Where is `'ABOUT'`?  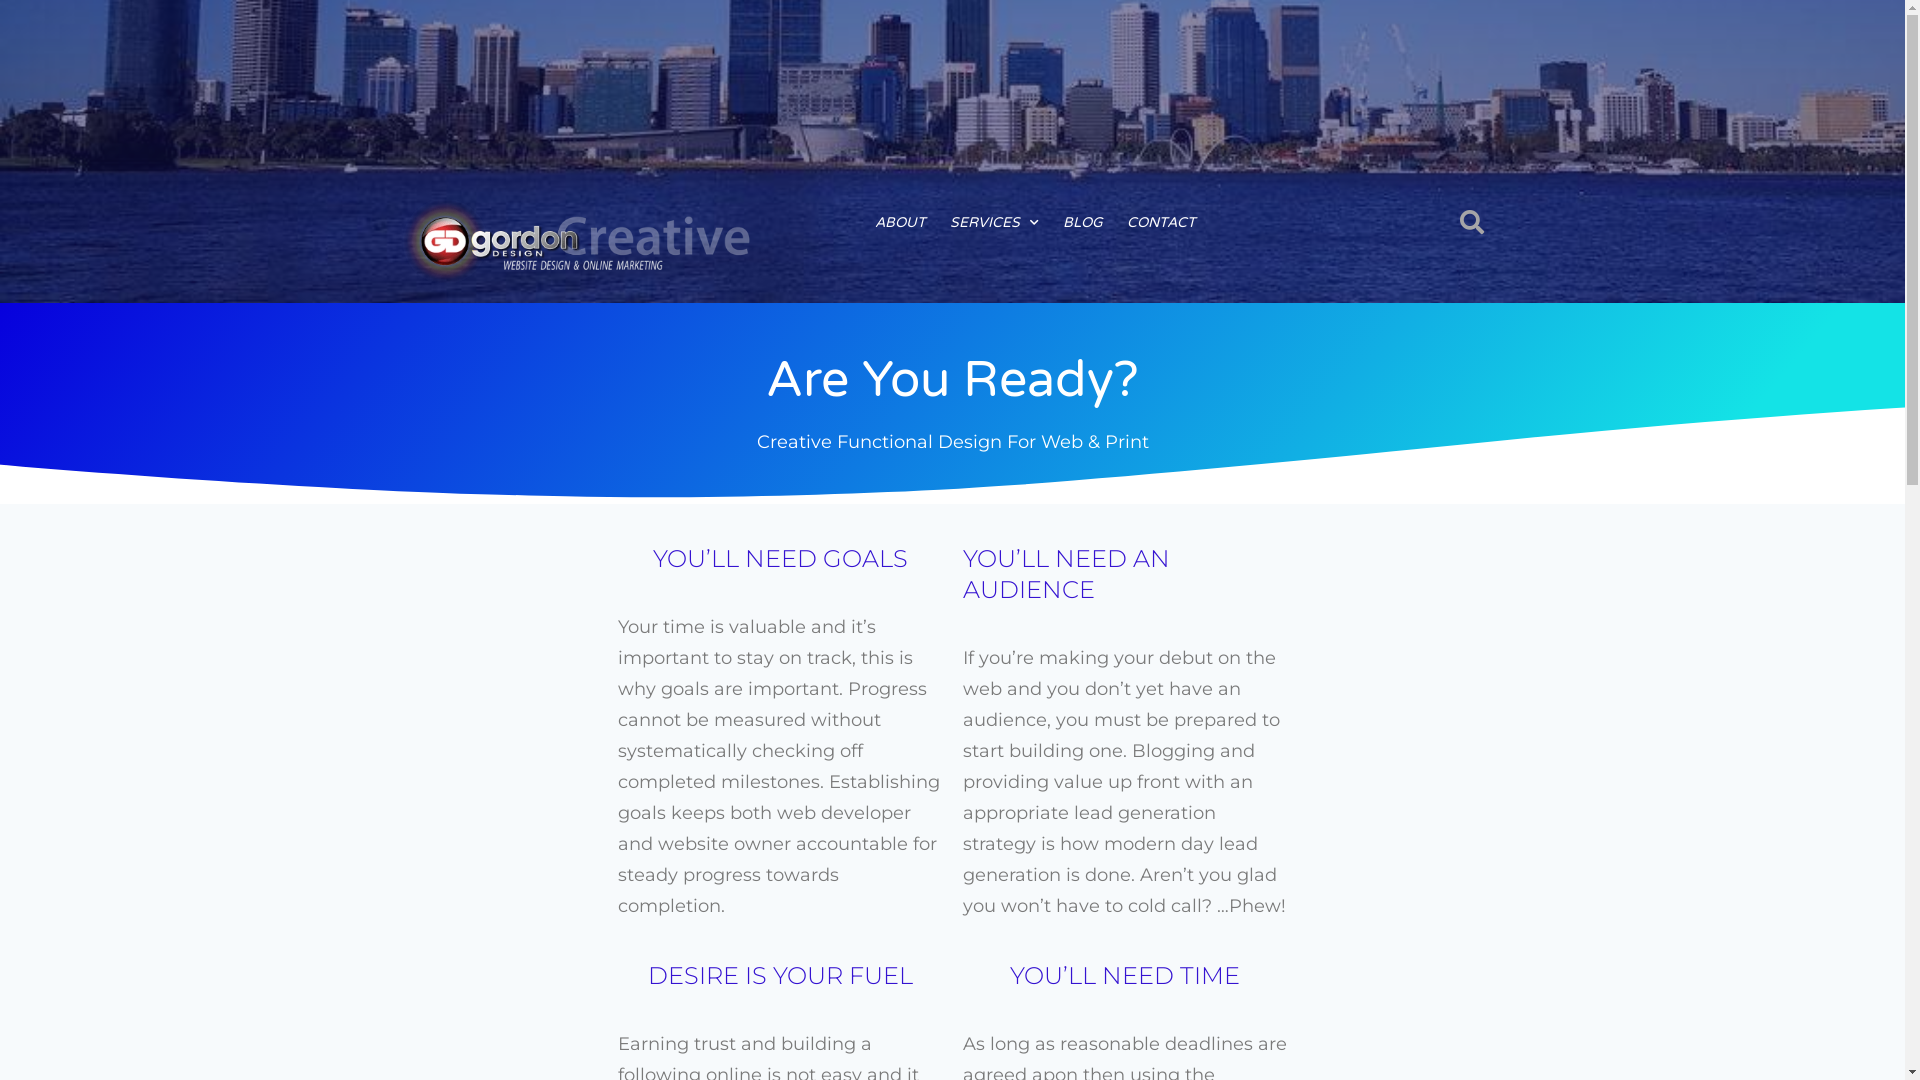
'ABOUT' is located at coordinates (899, 223).